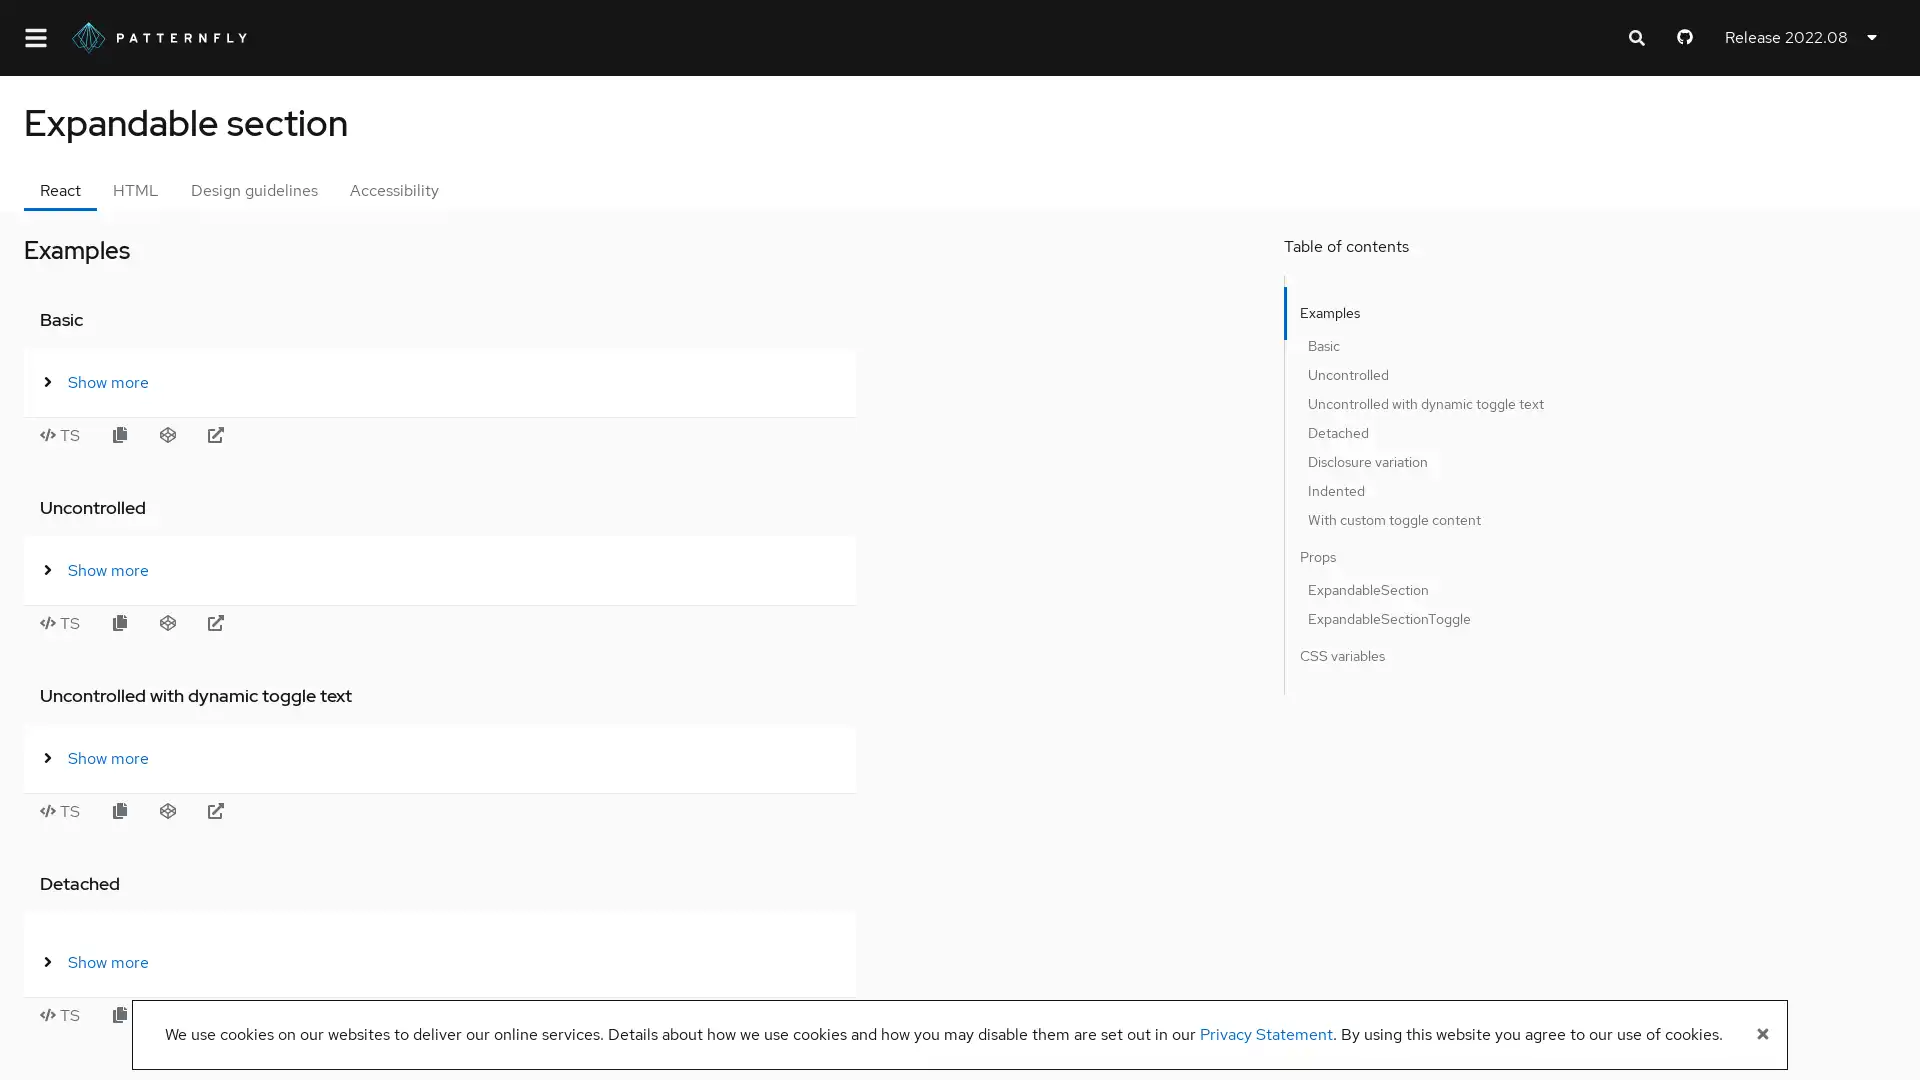  Describe the element at coordinates (408, 1014) in the screenshot. I see `Copy Detached example code to clipboard` at that location.